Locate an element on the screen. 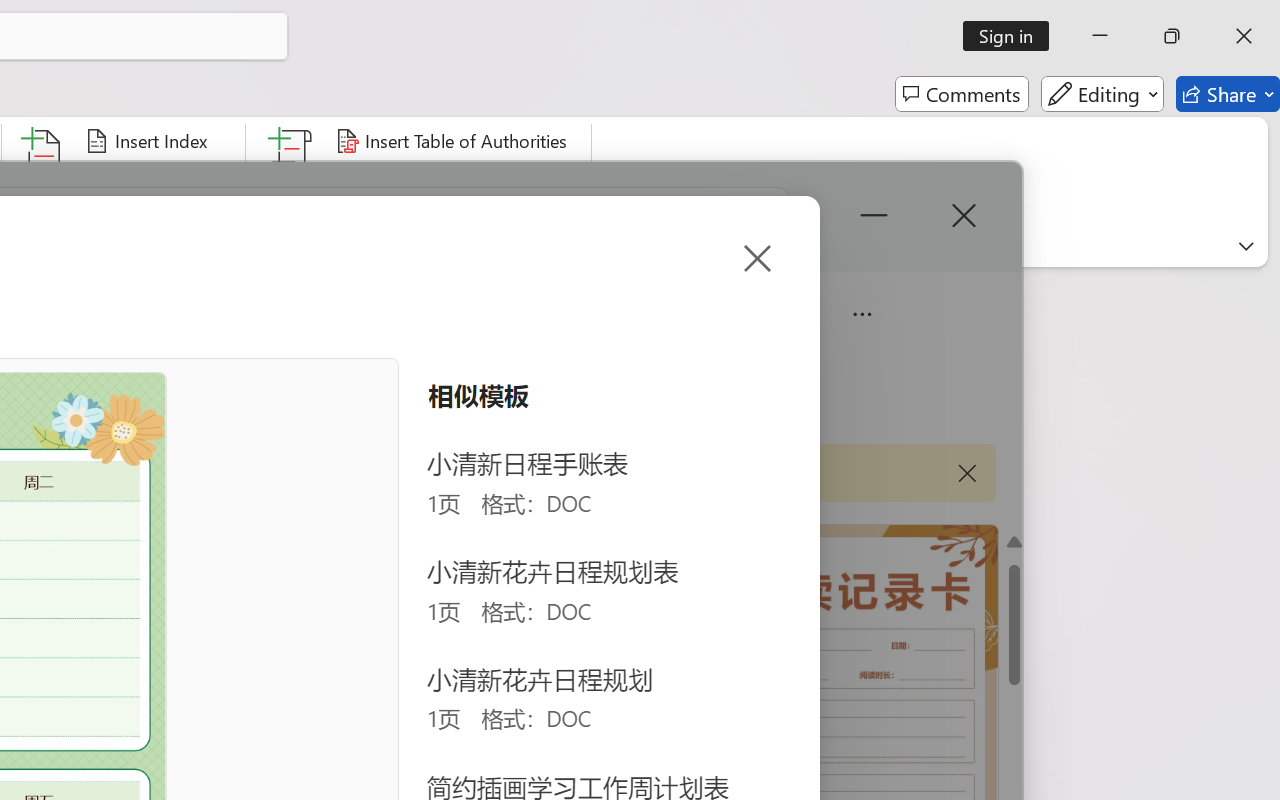  'Editing' is located at coordinates (1101, 94).